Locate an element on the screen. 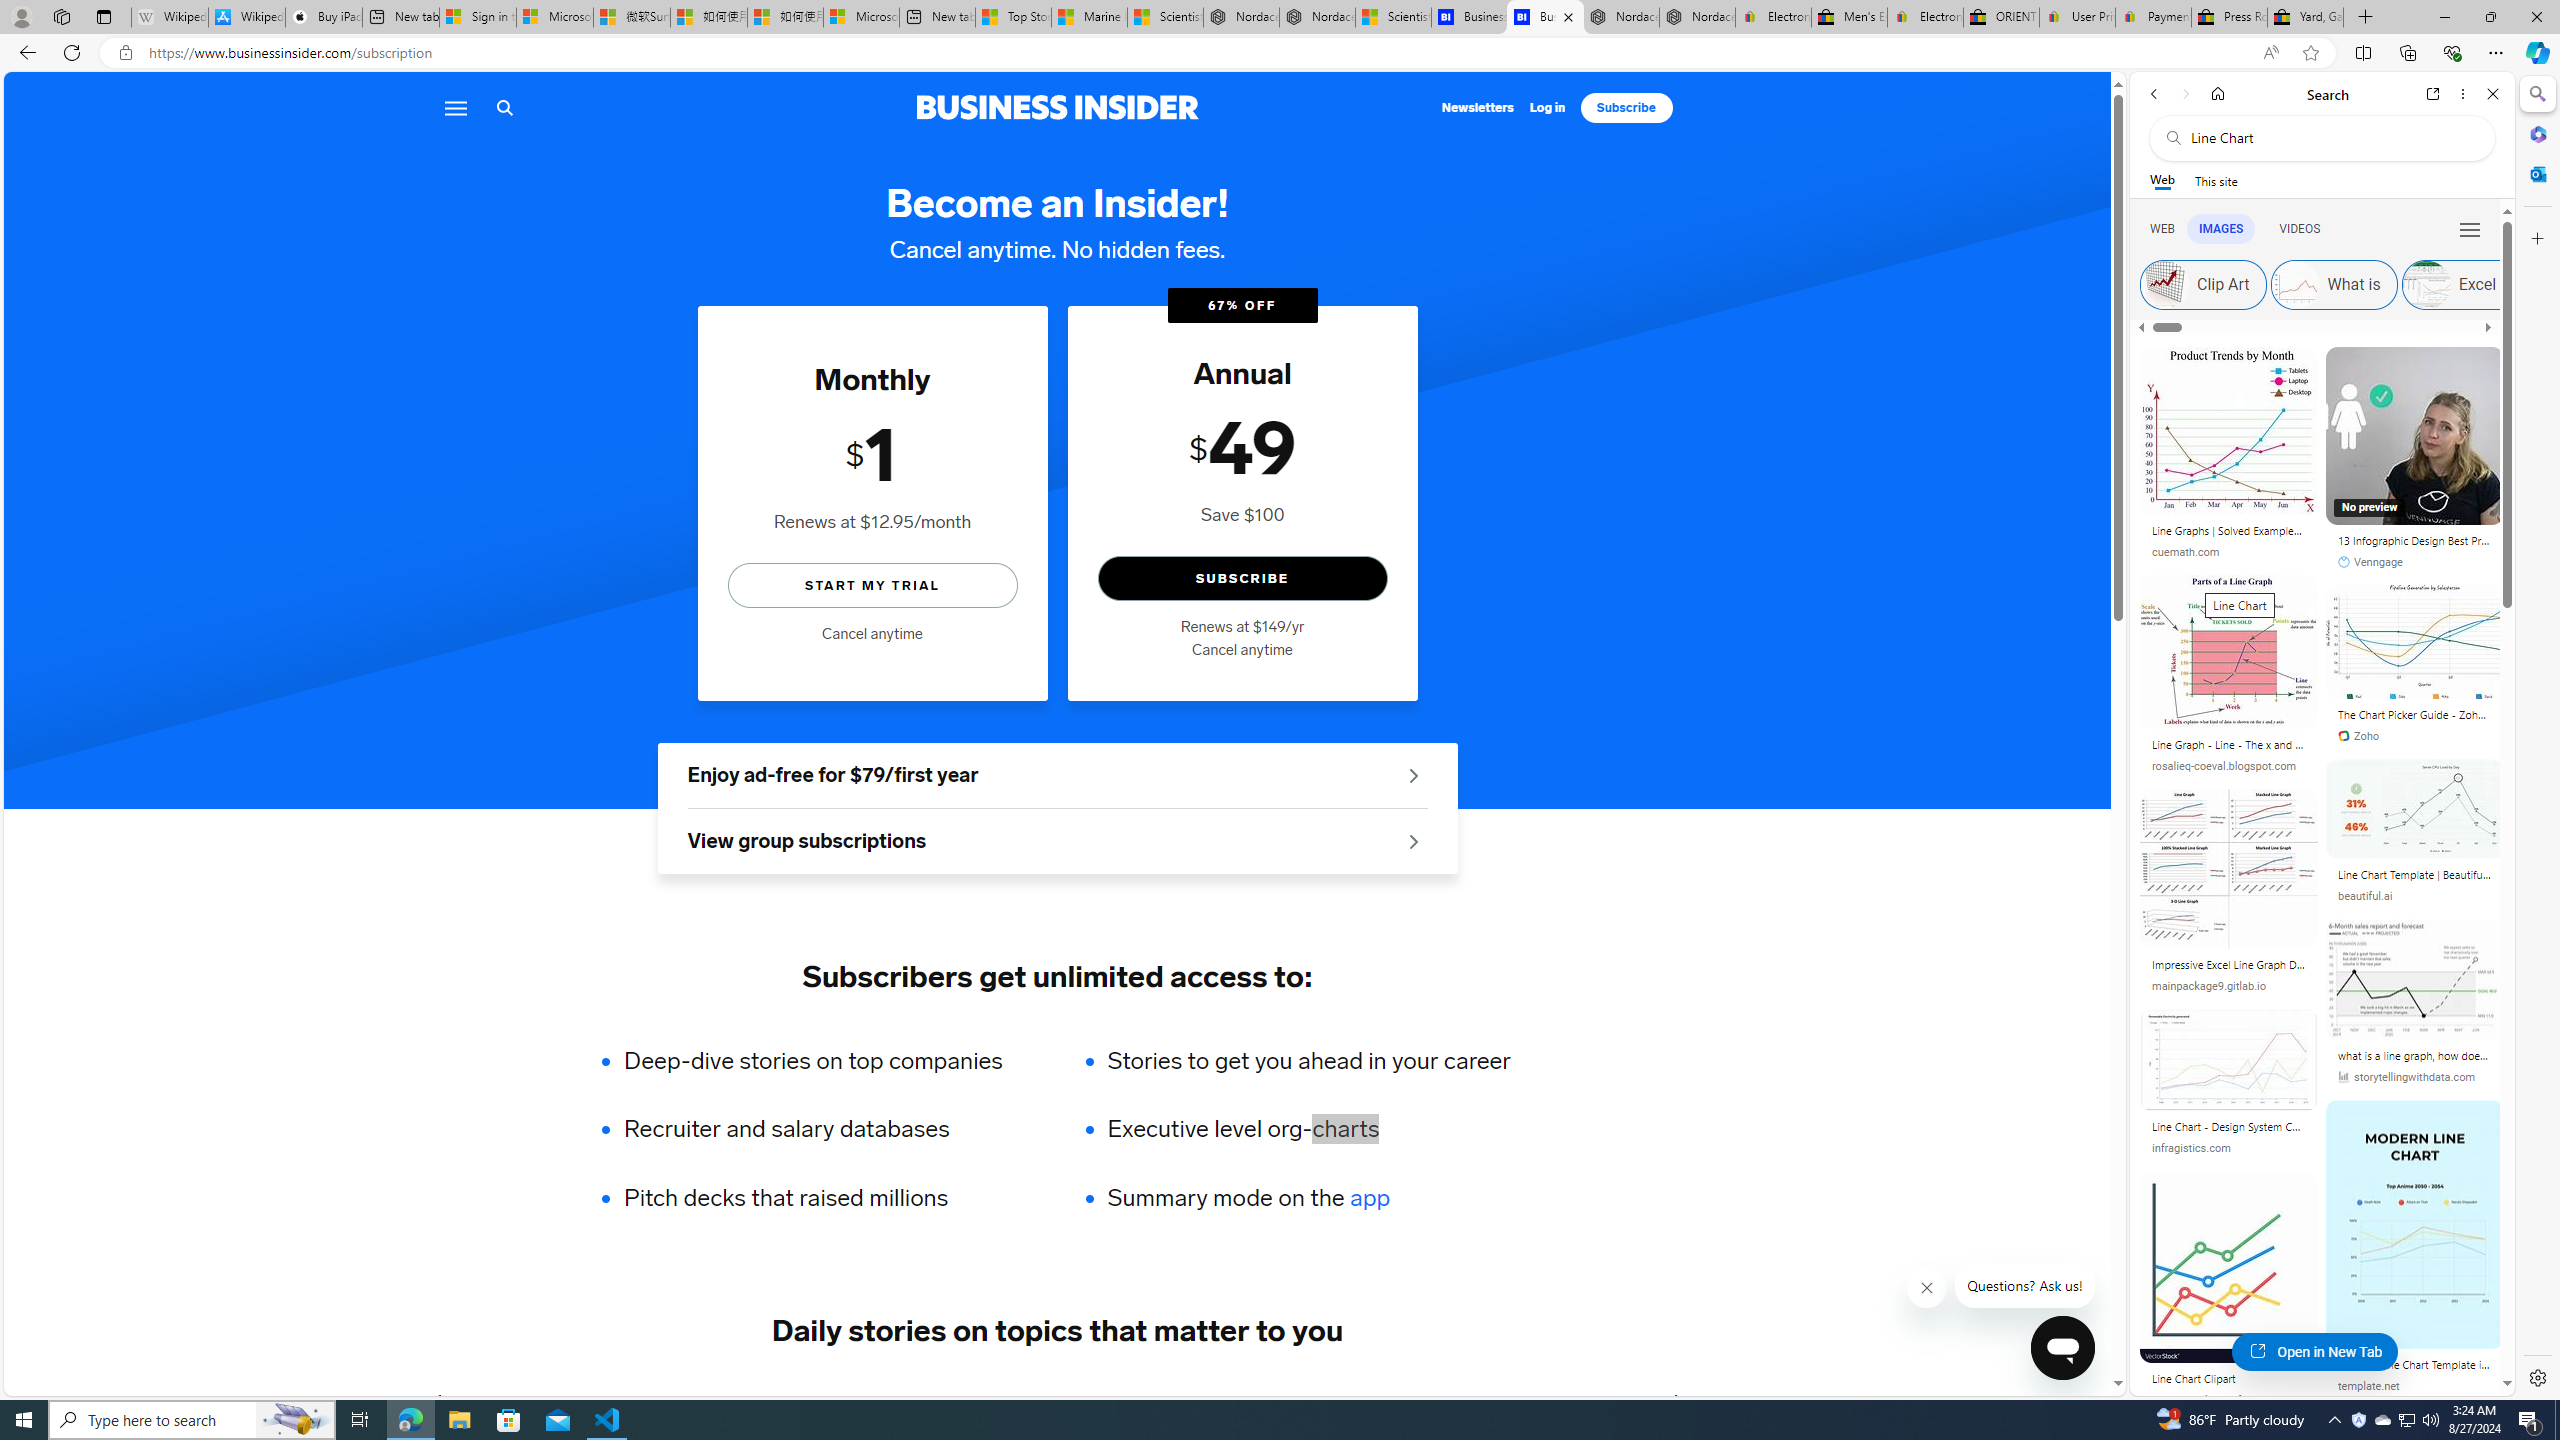 This screenshot has width=2560, height=1440. 'Excel Simple' is located at coordinates (2425, 284).